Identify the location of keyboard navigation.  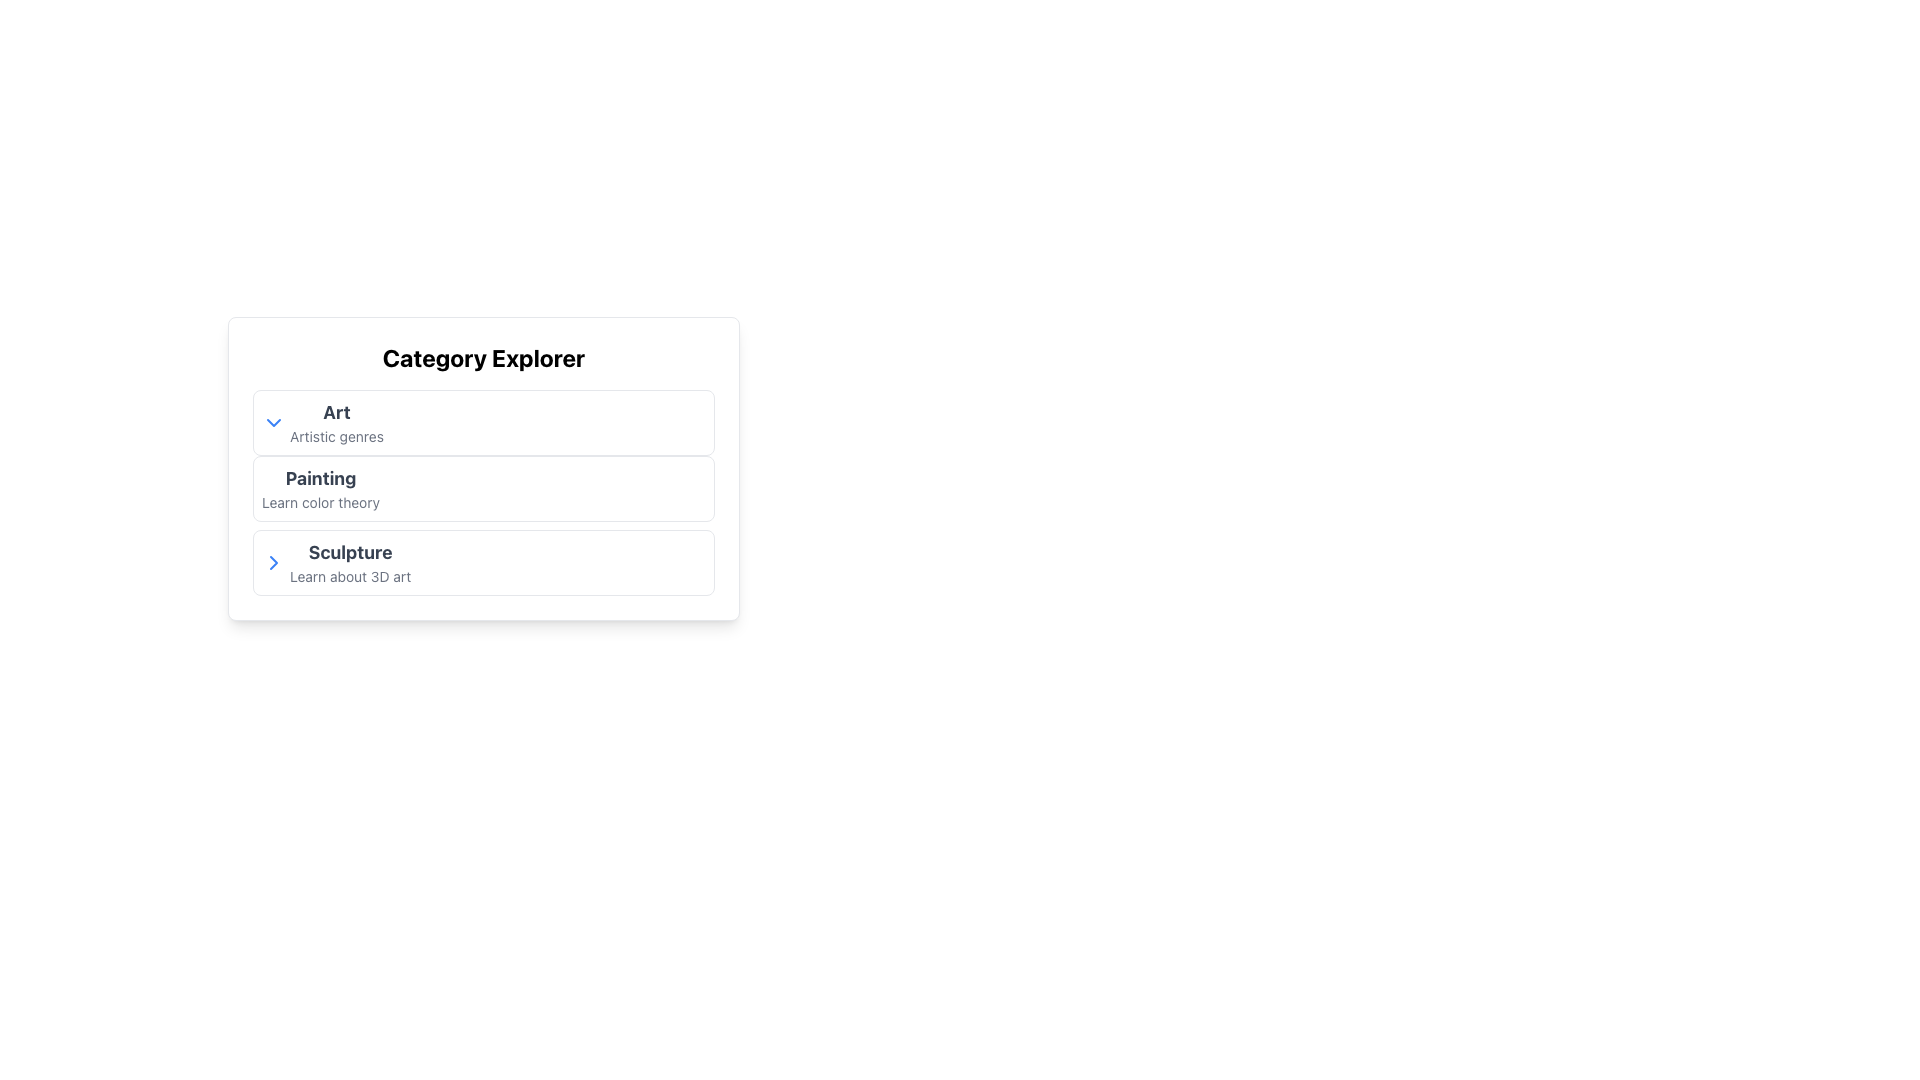
(321, 478).